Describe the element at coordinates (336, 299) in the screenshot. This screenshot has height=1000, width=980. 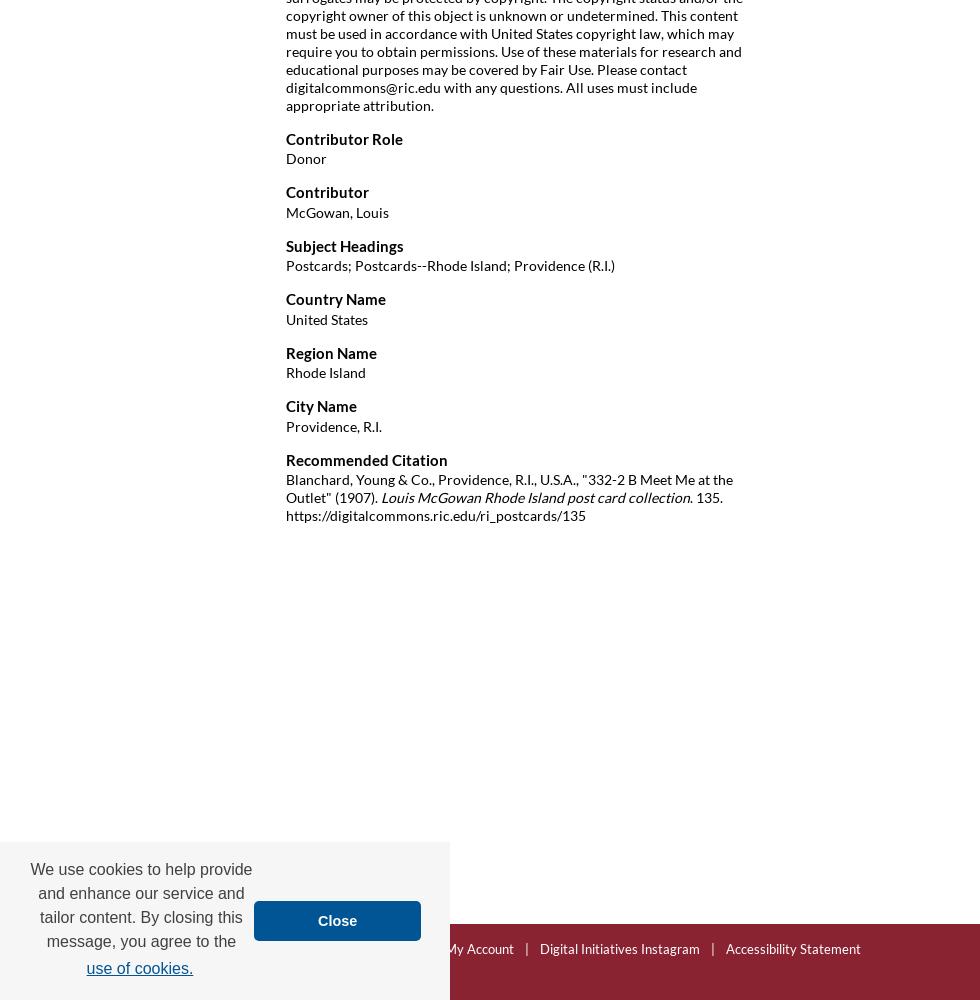
I see `'Country Name'` at that location.